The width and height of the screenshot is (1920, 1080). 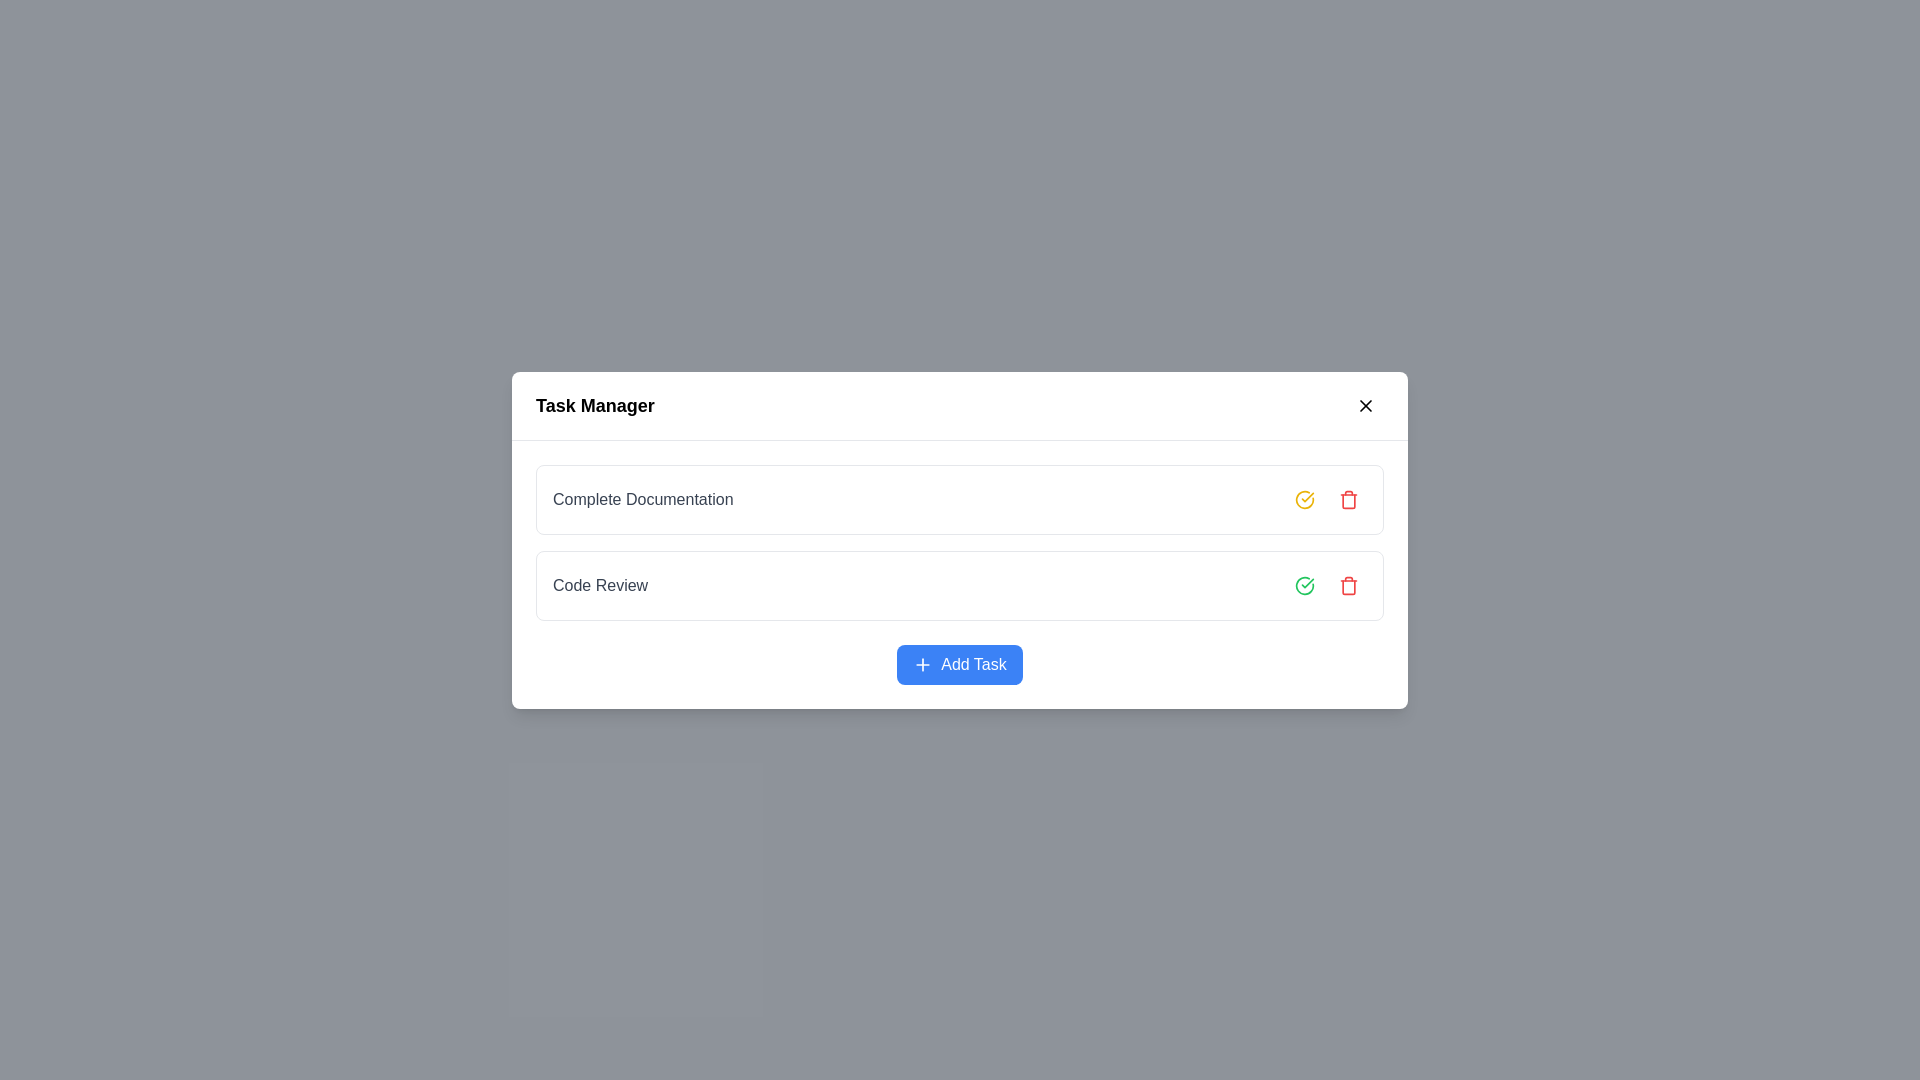 What do you see at coordinates (974, 663) in the screenshot?
I see `the text label of the interactive button located in the lower central portion of the modal window` at bounding box center [974, 663].